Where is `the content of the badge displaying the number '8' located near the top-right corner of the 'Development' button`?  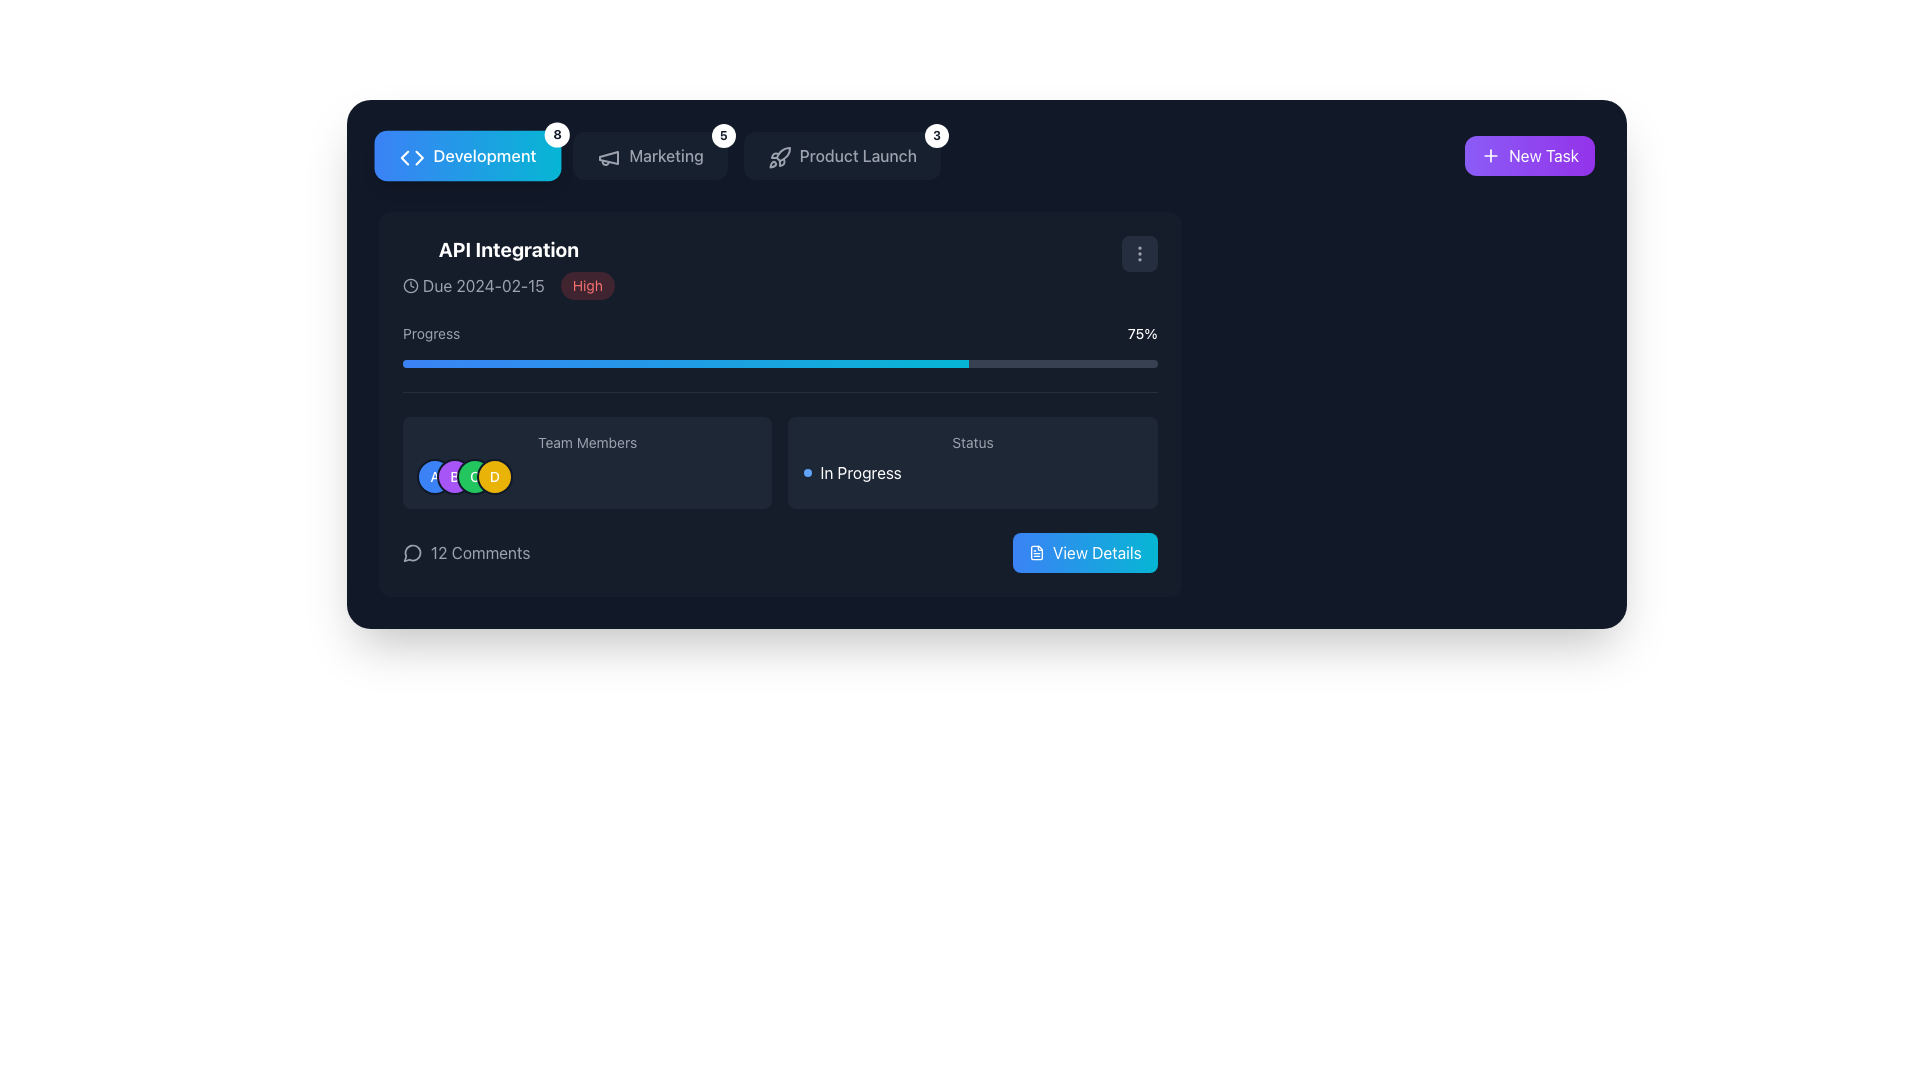 the content of the badge displaying the number '8' located near the top-right corner of the 'Development' button is located at coordinates (557, 135).